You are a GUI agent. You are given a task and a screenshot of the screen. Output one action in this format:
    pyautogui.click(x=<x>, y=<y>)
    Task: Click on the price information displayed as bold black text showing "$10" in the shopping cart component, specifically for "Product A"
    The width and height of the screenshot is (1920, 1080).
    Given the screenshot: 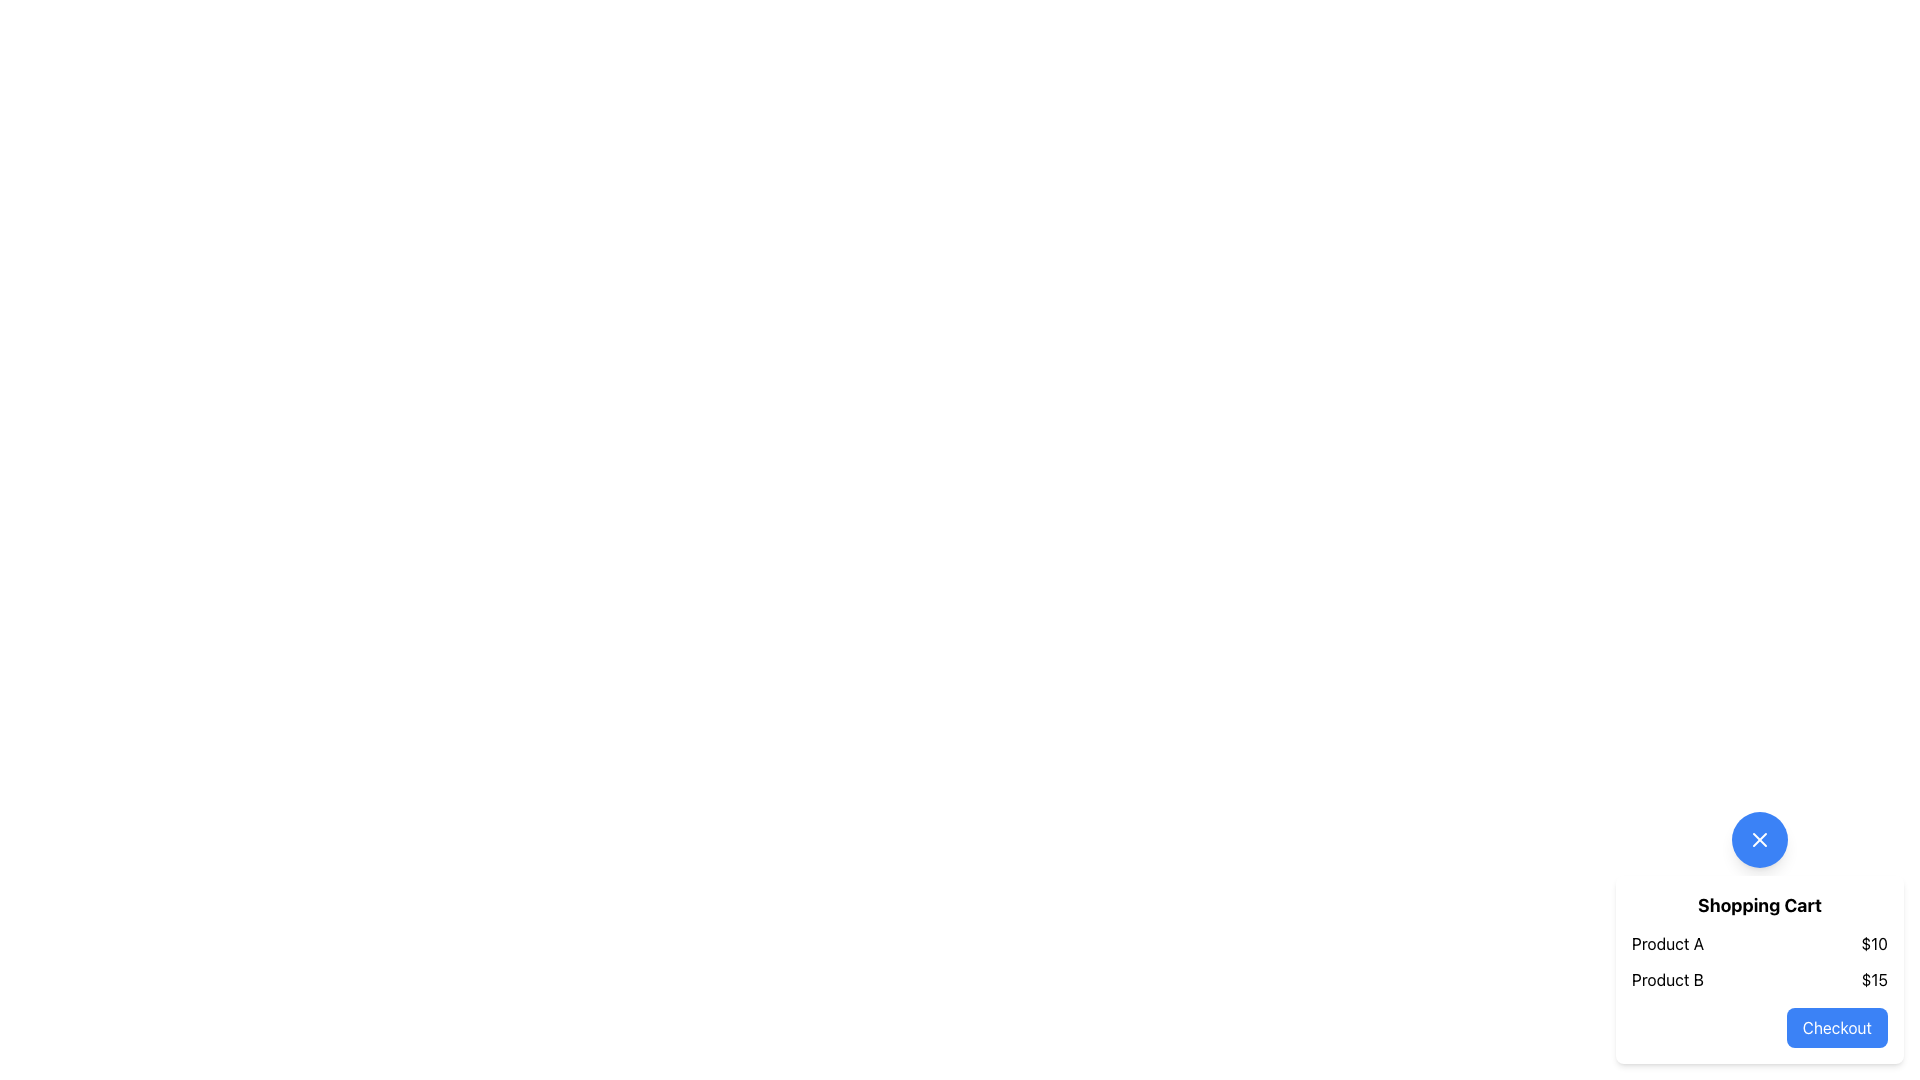 What is the action you would take?
    pyautogui.click(x=1873, y=944)
    